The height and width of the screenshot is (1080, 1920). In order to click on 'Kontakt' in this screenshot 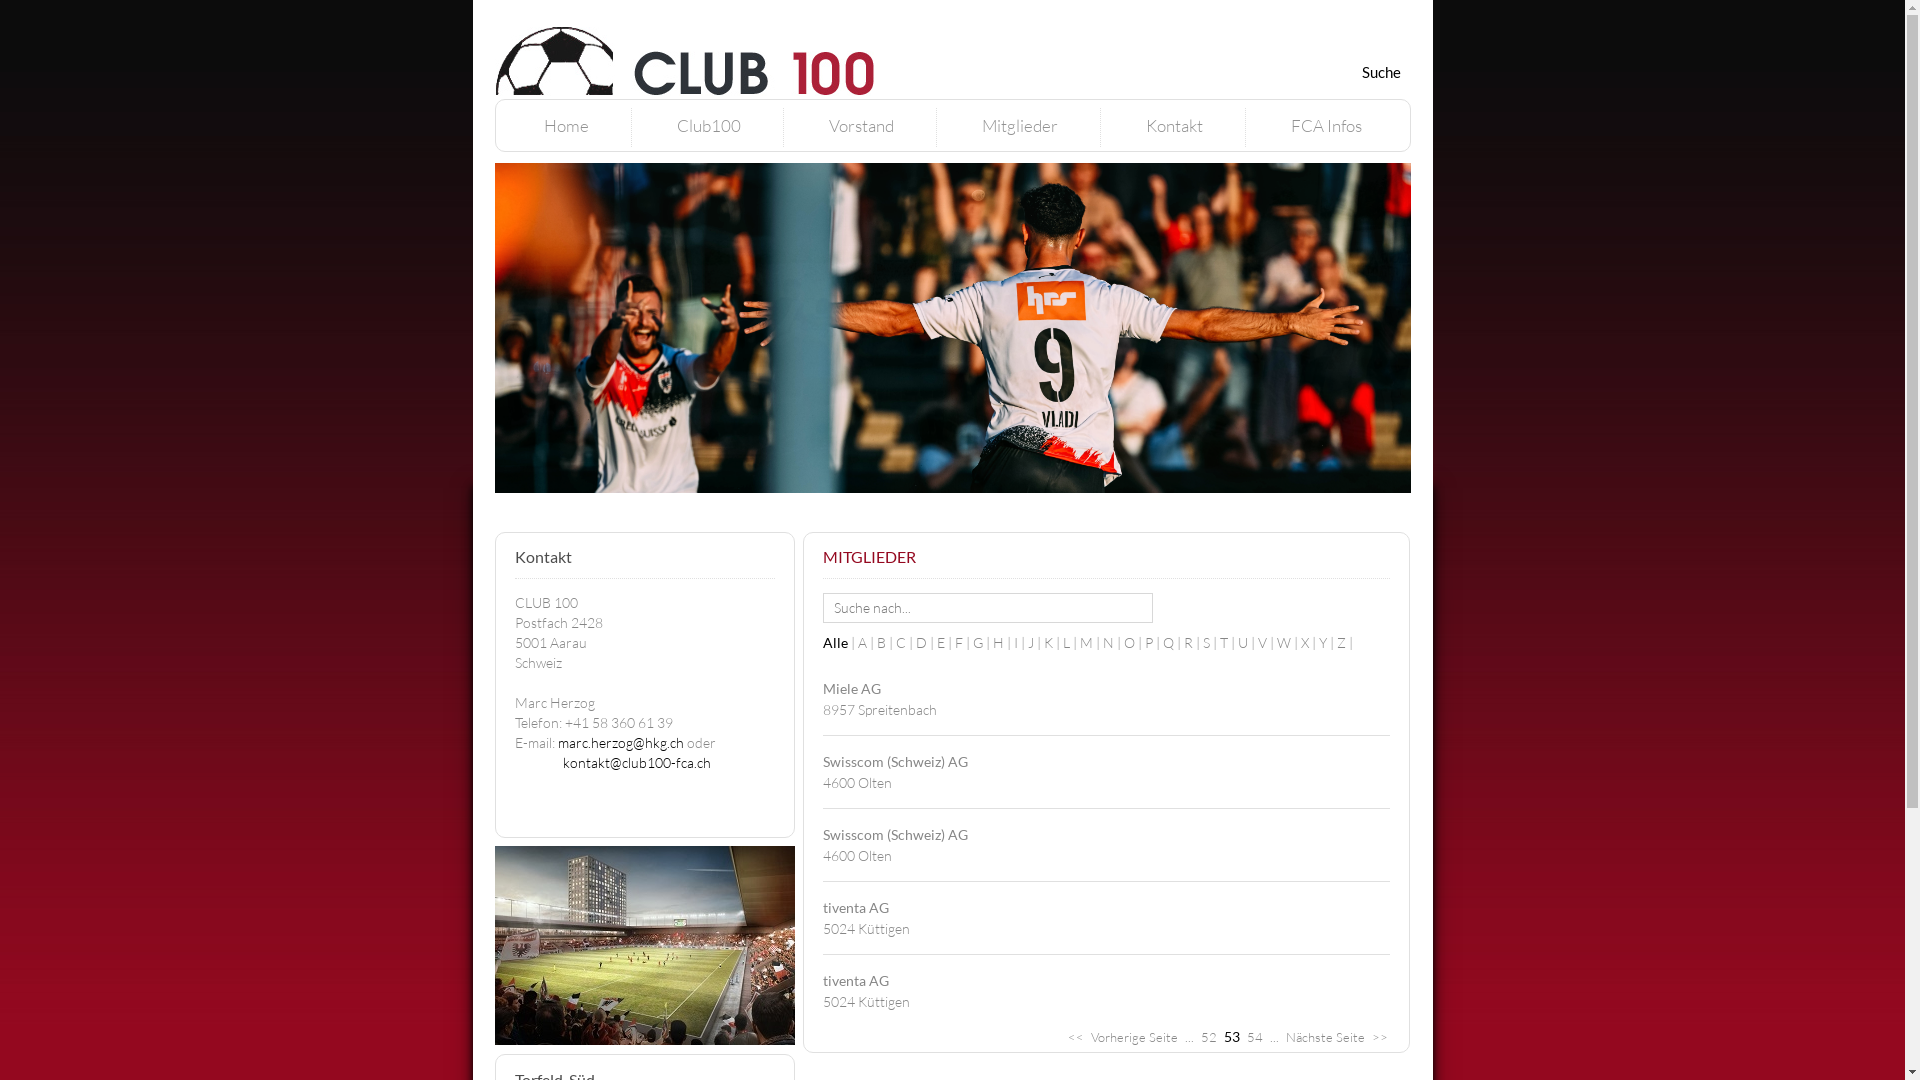, I will do `click(1174, 125)`.